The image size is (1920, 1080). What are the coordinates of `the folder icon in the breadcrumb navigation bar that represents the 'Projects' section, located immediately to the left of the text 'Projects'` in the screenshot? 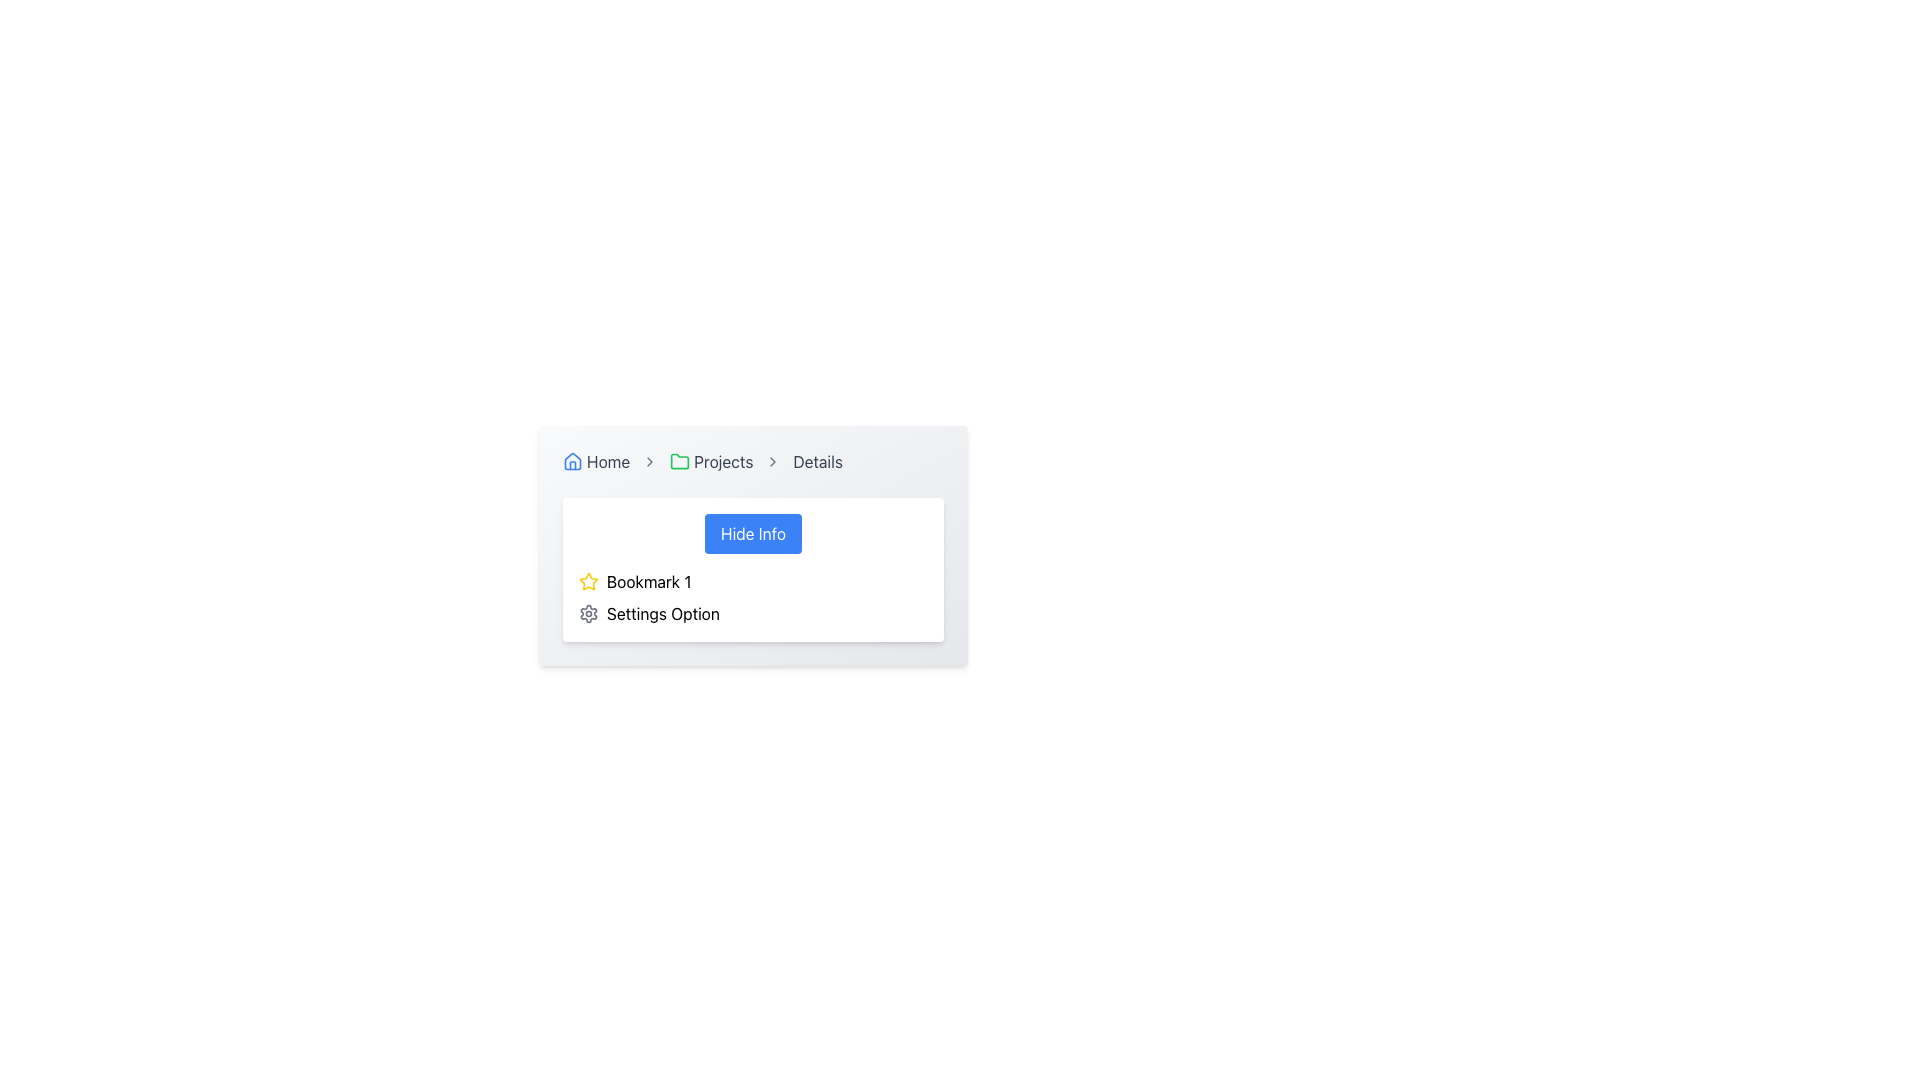 It's located at (680, 462).